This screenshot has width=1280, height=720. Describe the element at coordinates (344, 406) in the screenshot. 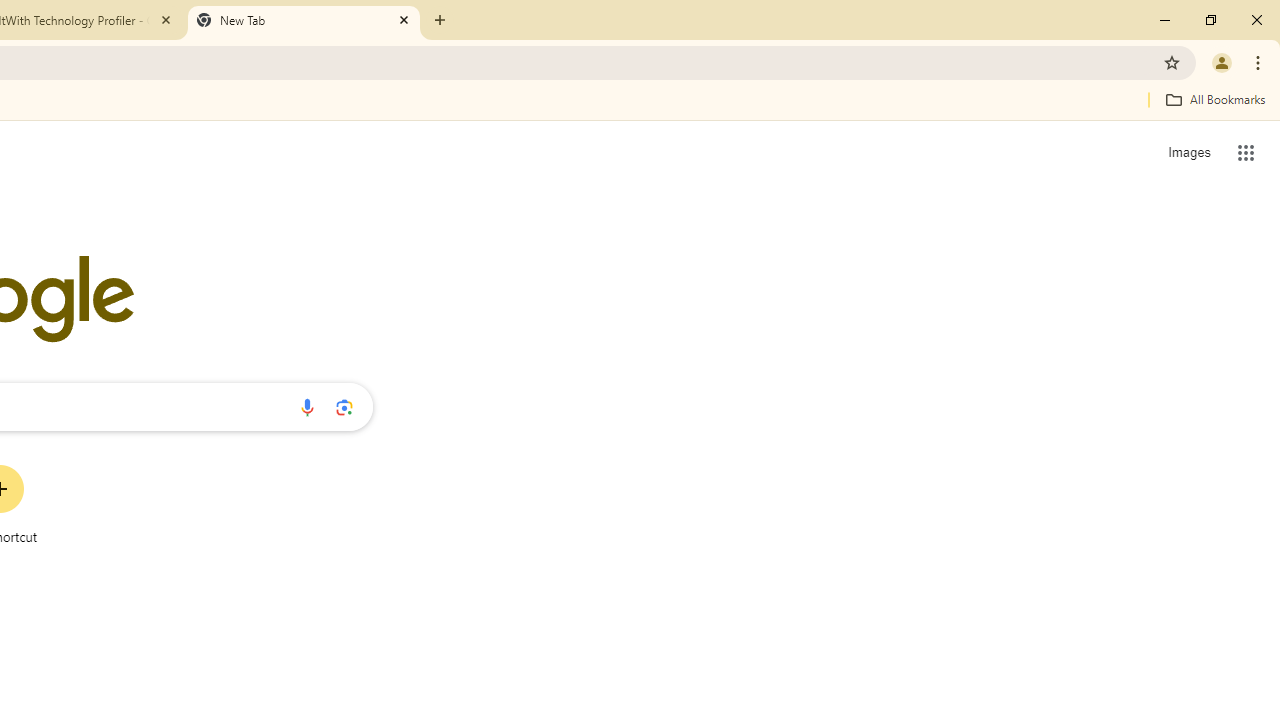

I see `'Search by image'` at that location.